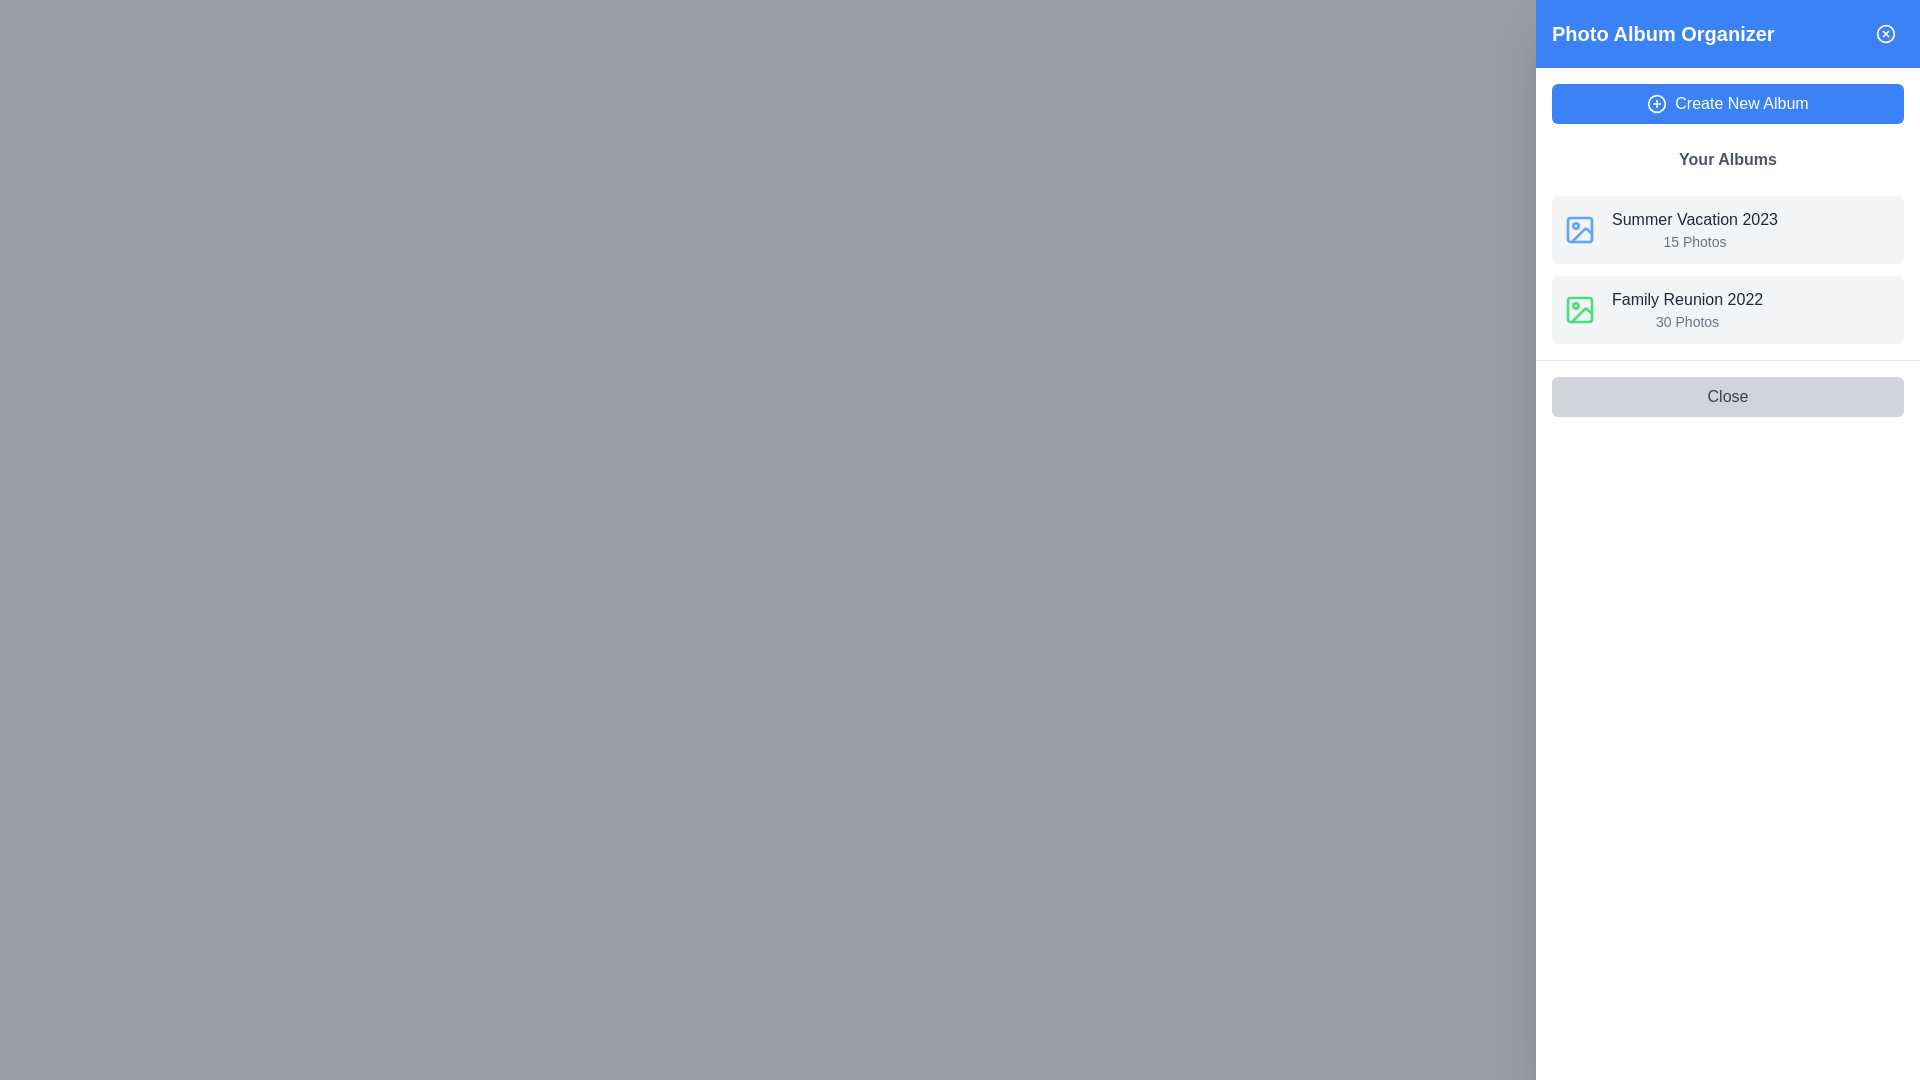 Image resolution: width=1920 pixels, height=1080 pixels. What do you see at coordinates (1693, 229) in the screenshot?
I see `text block element displaying 'Summer Vacation 2023' and '15 Photos' located to the right of the blue icon in the top album entry of the 'Your Albums' section in the 'Photo Album Organizer' panel` at bounding box center [1693, 229].